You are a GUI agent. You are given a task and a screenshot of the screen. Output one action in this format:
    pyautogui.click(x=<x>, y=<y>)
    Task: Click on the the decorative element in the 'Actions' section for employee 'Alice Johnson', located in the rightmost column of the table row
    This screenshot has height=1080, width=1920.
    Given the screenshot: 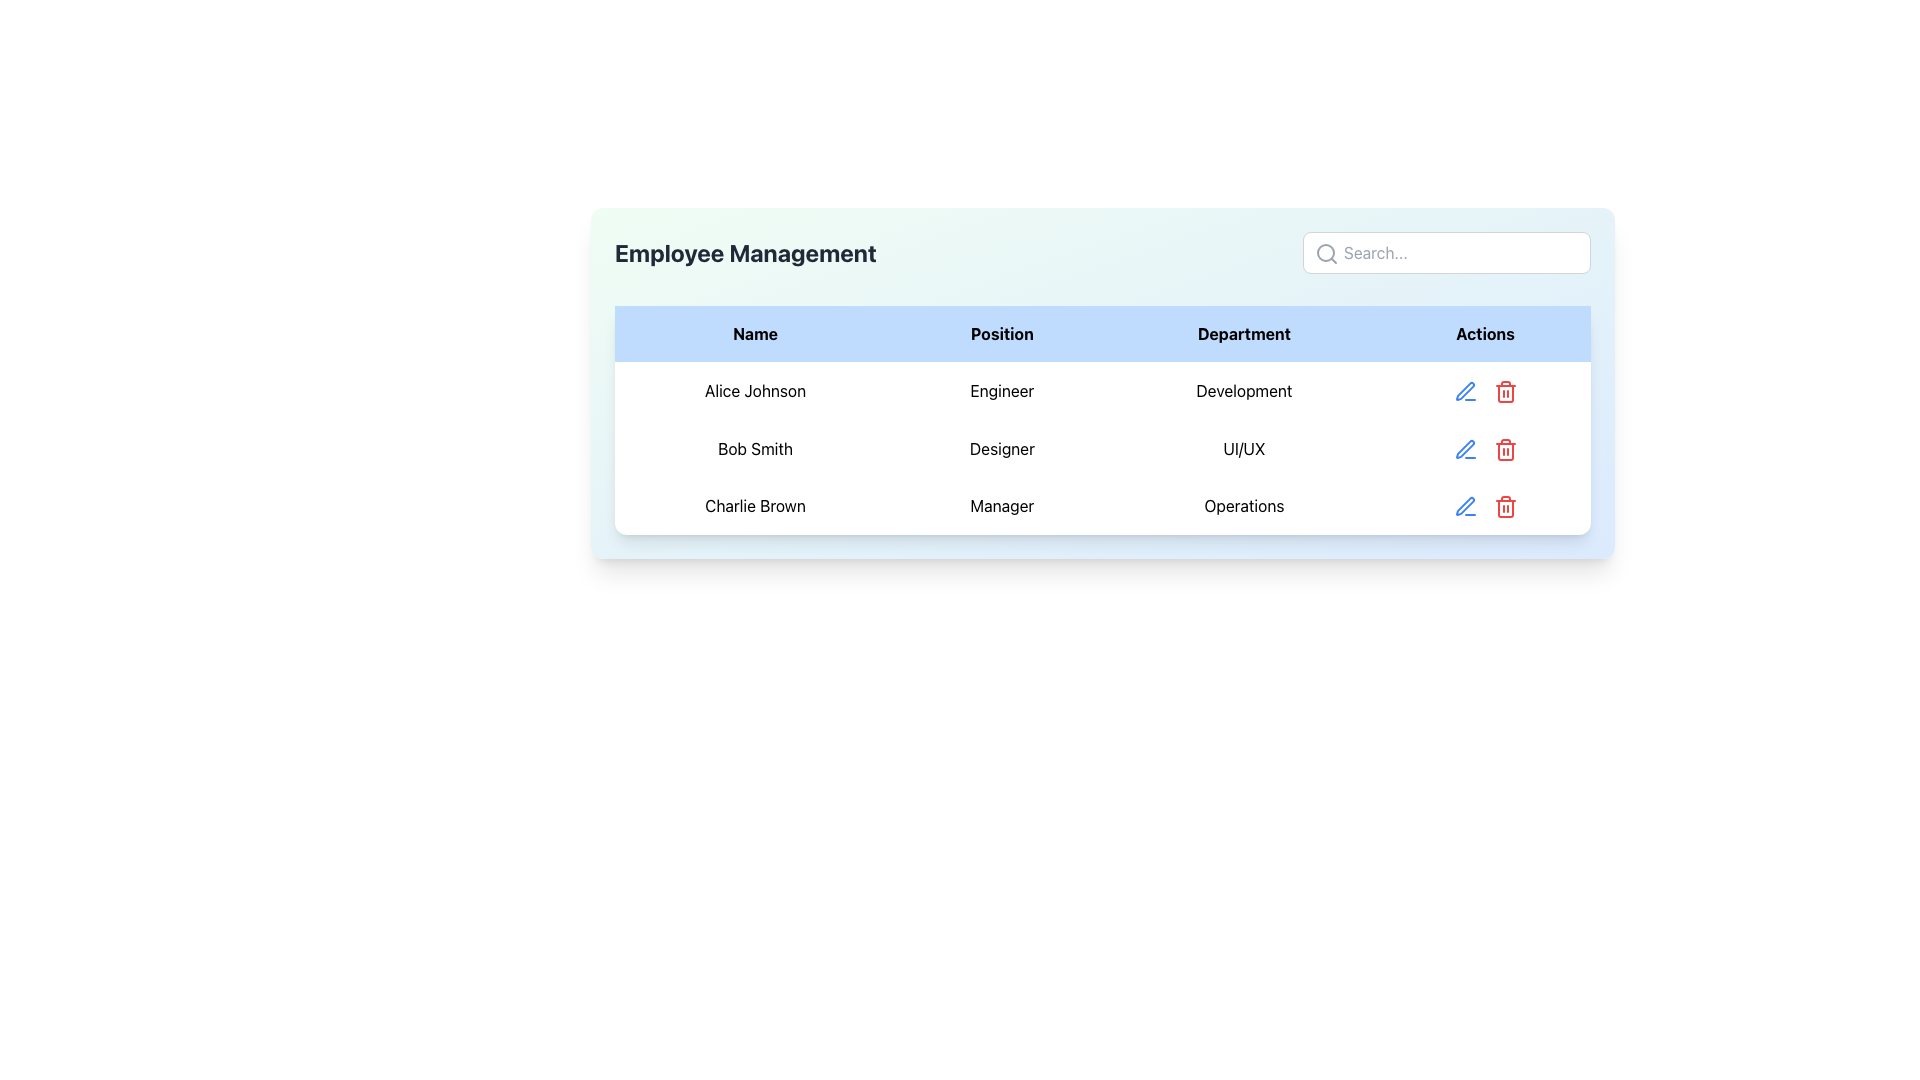 What is the action you would take?
    pyautogui.click(x=1485, y=390)
    